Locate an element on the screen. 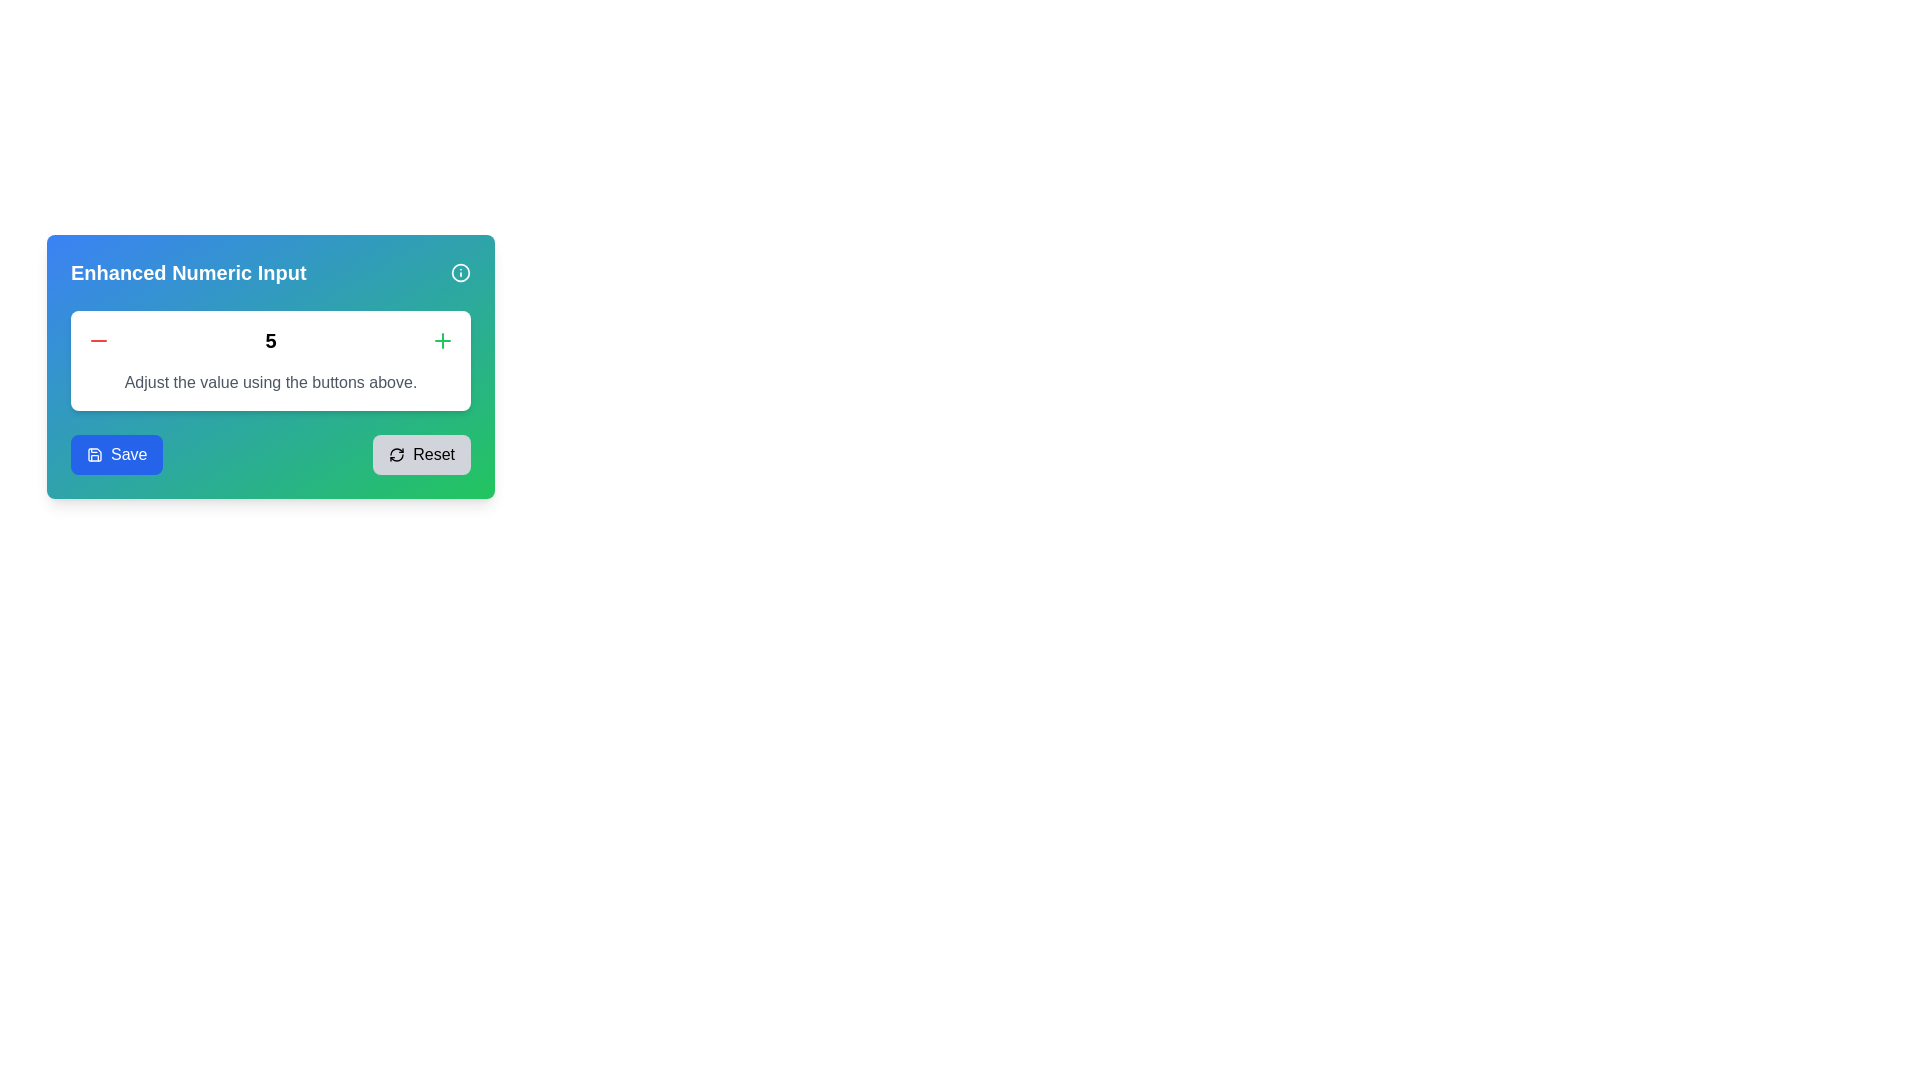  the 'Reset' button which contains the icon that represents the reset action to revert values to their initial conditions is located at coordinates (397, 455).